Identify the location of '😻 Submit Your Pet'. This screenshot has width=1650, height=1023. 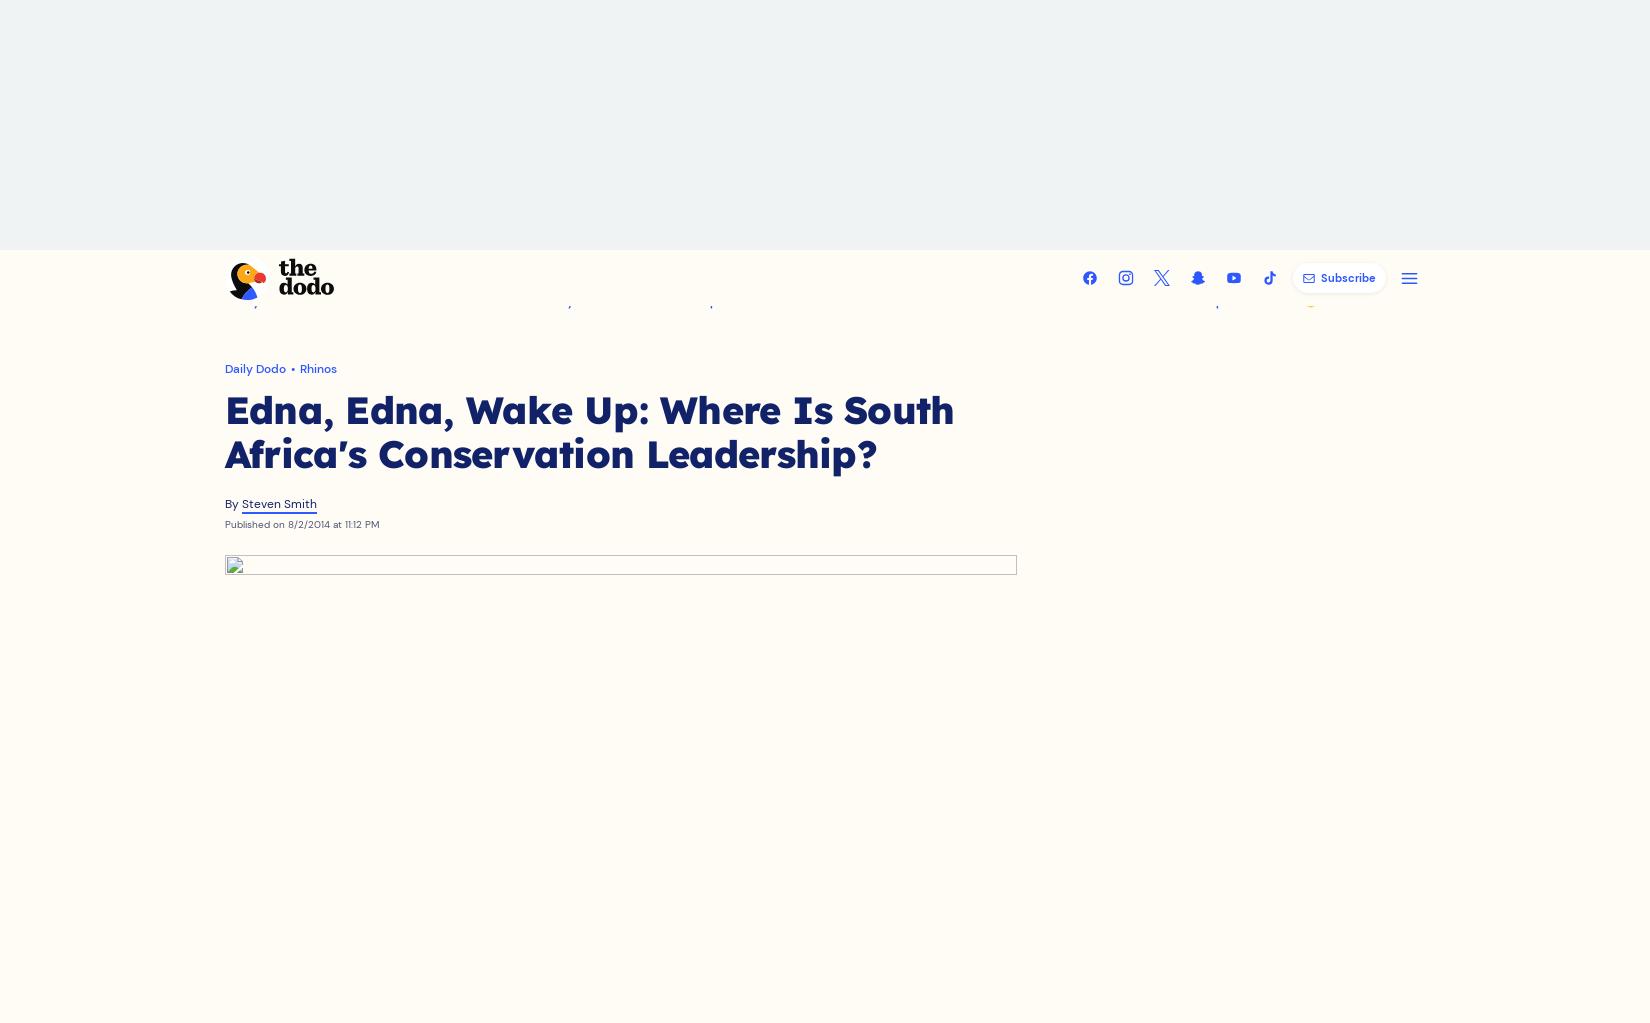
(1302, 322).